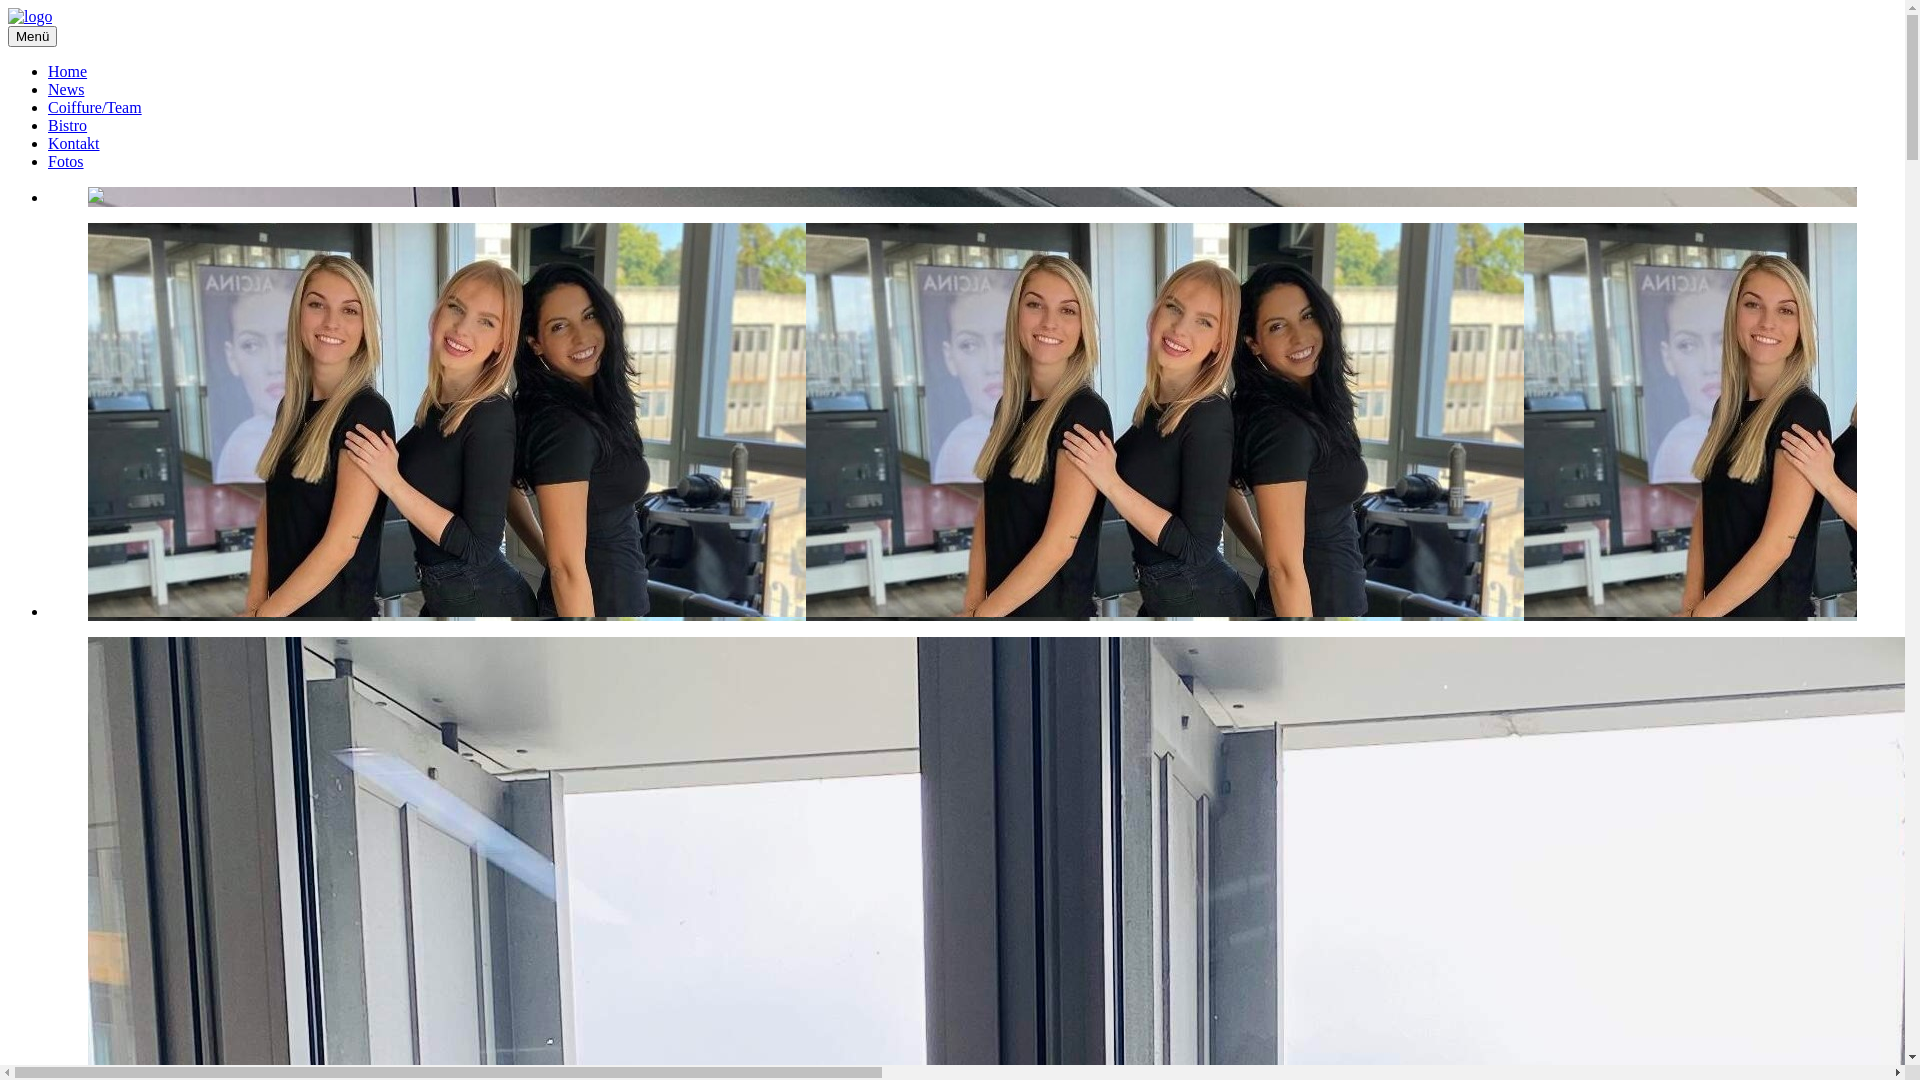 This screenshot has width=1920, height=1080. What do you see at coordinates (66, 88) in the screenshot?
I see `'News'` at bounding box center [66, 88].